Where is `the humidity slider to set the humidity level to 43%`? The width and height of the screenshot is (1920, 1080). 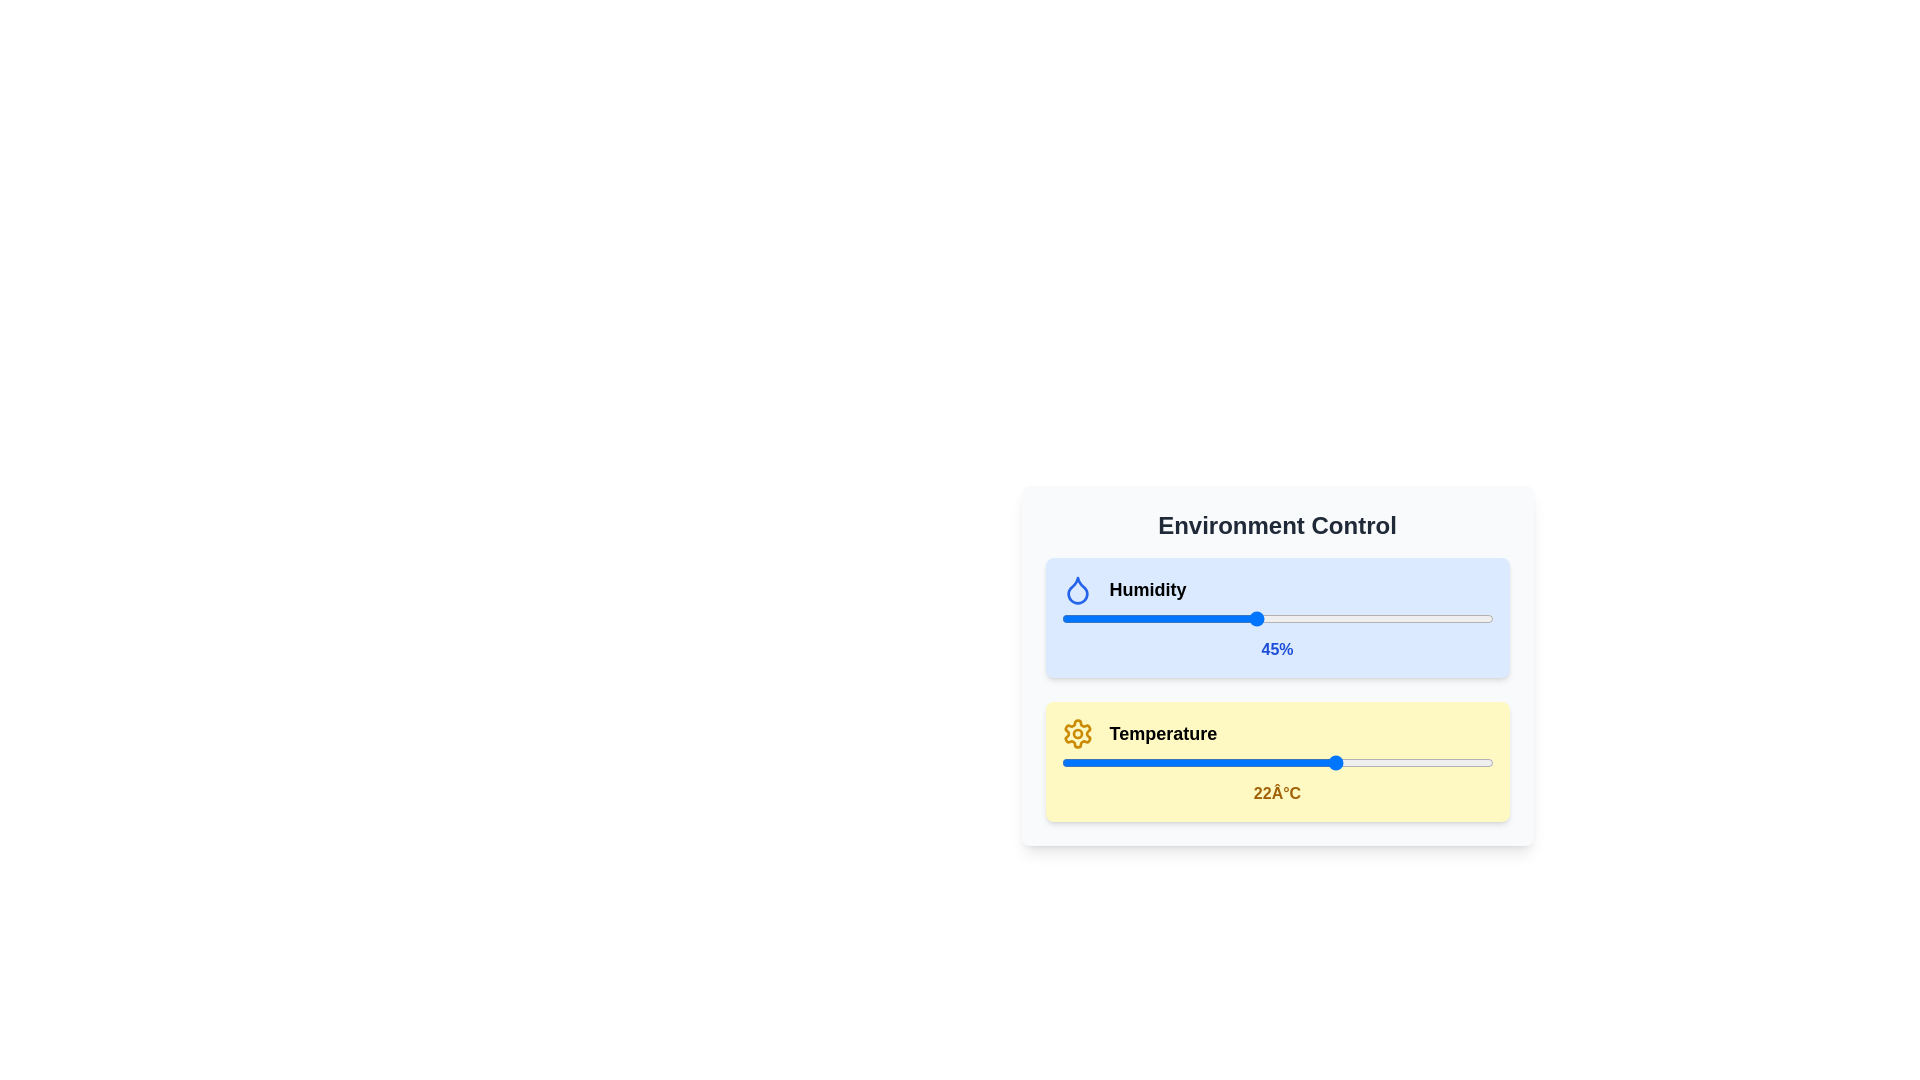 the humidity slider to set the humidity level to 43% is located at coordinates (1246, 617).